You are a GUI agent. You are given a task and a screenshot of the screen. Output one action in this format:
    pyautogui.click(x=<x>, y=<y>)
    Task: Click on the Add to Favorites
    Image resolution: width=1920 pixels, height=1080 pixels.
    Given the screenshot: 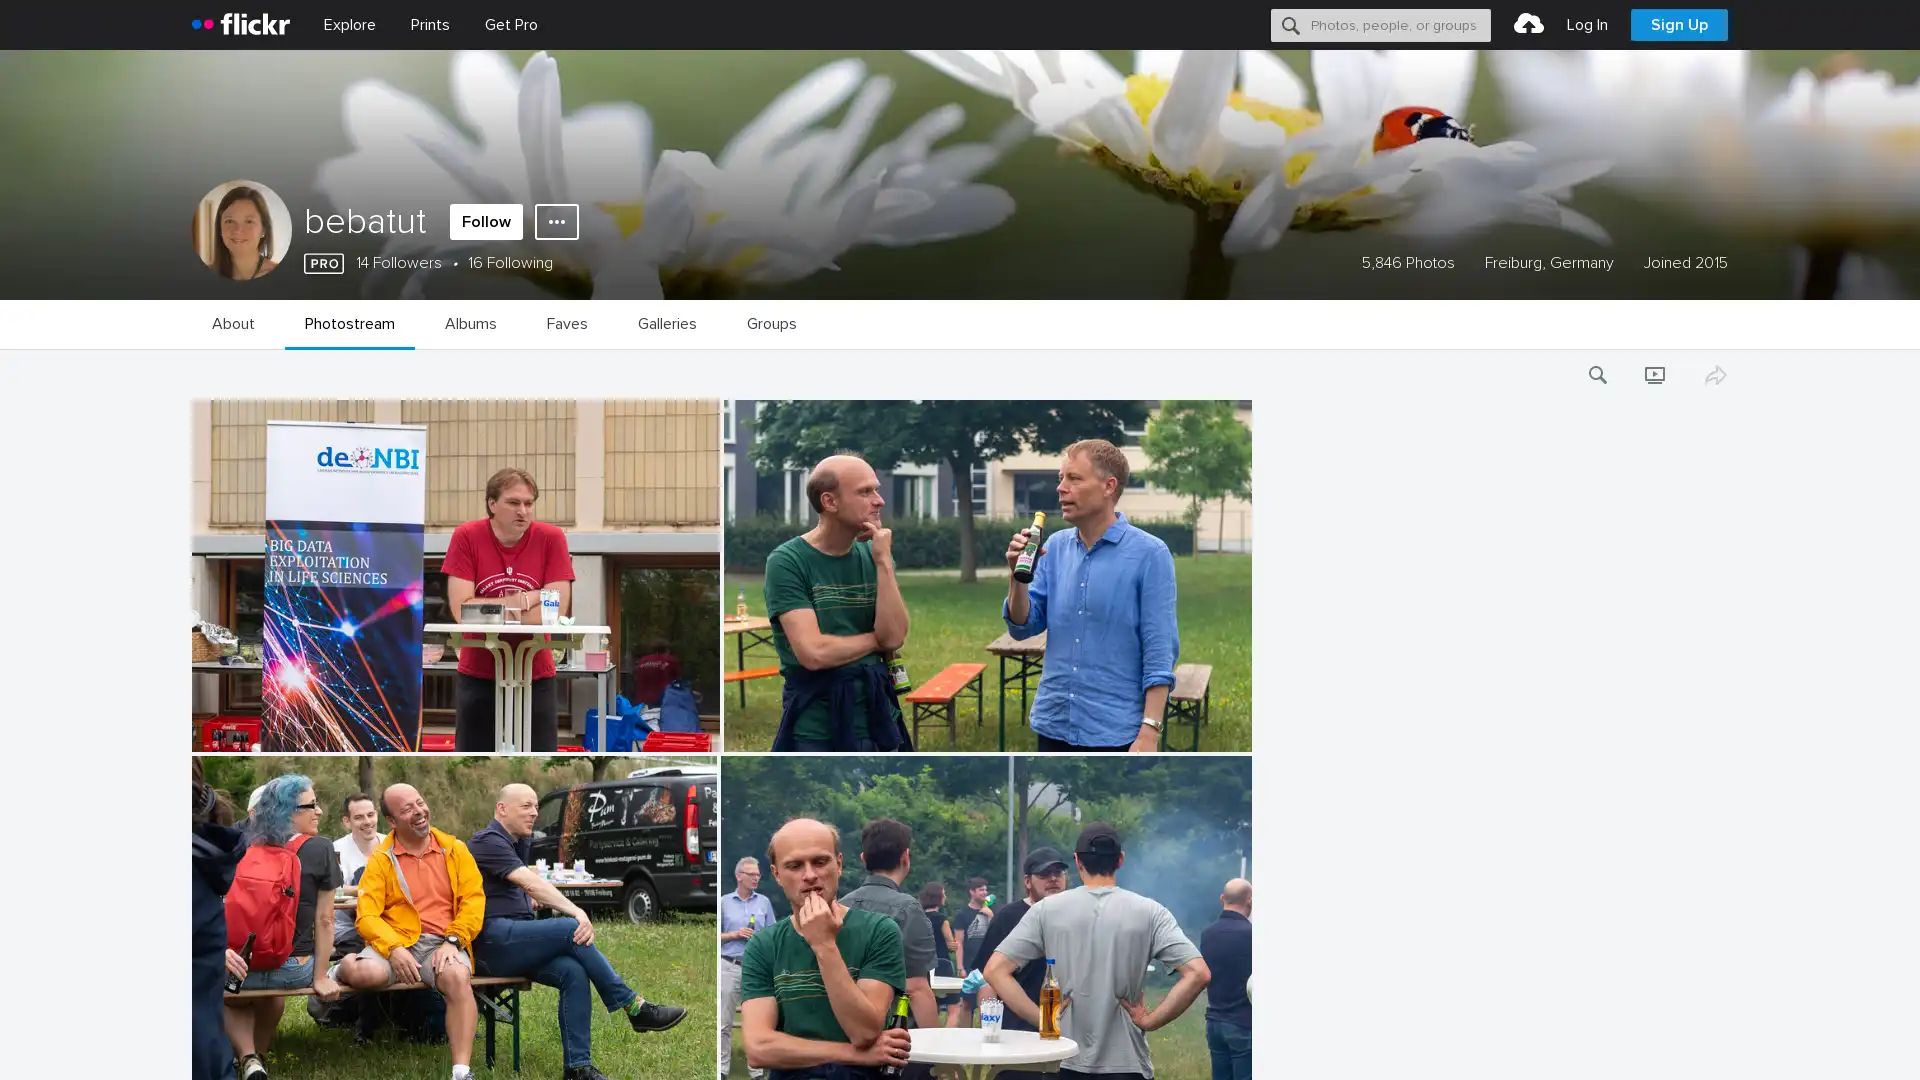 What is the action you would take?
    pyautogui.click(x=652, y=1067)
    